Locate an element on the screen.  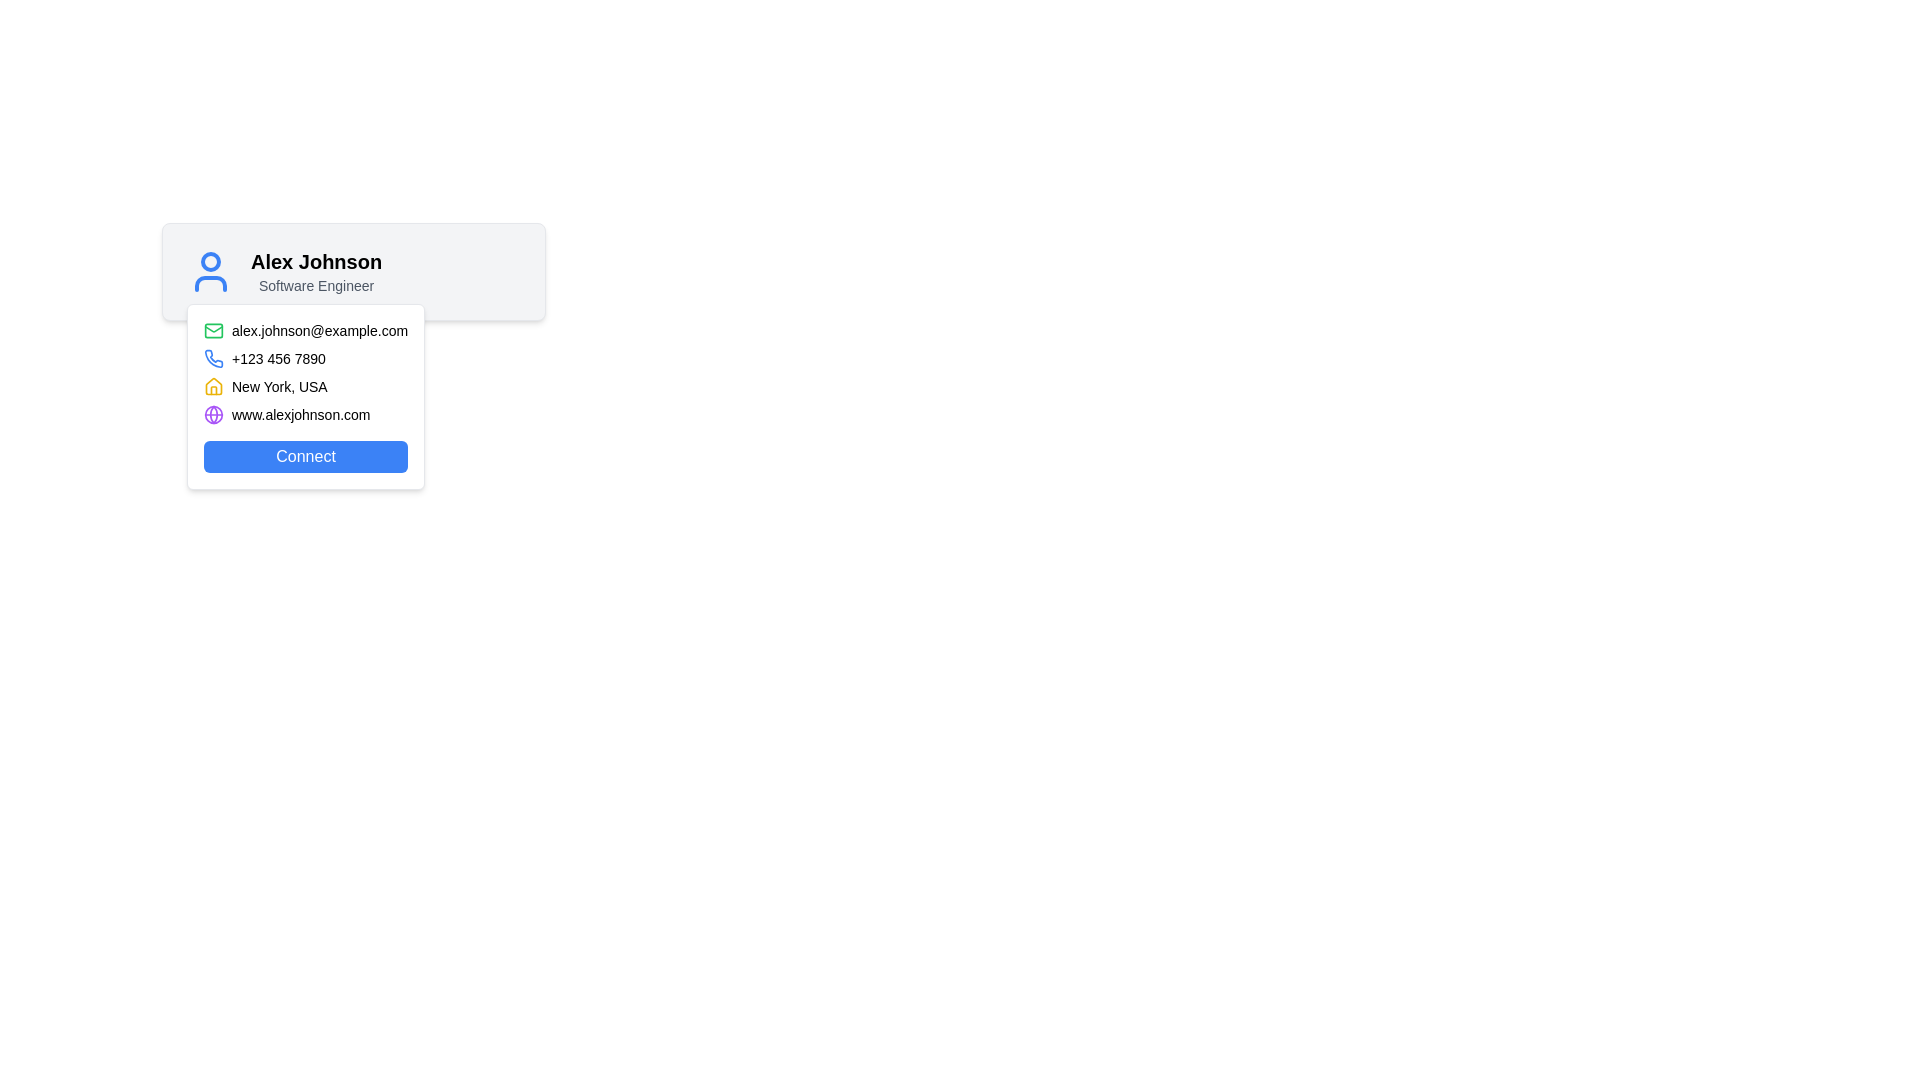
the icon located to the immediate left of the text 'www.alexjohnson.com' is located at coordinates (214, 414).